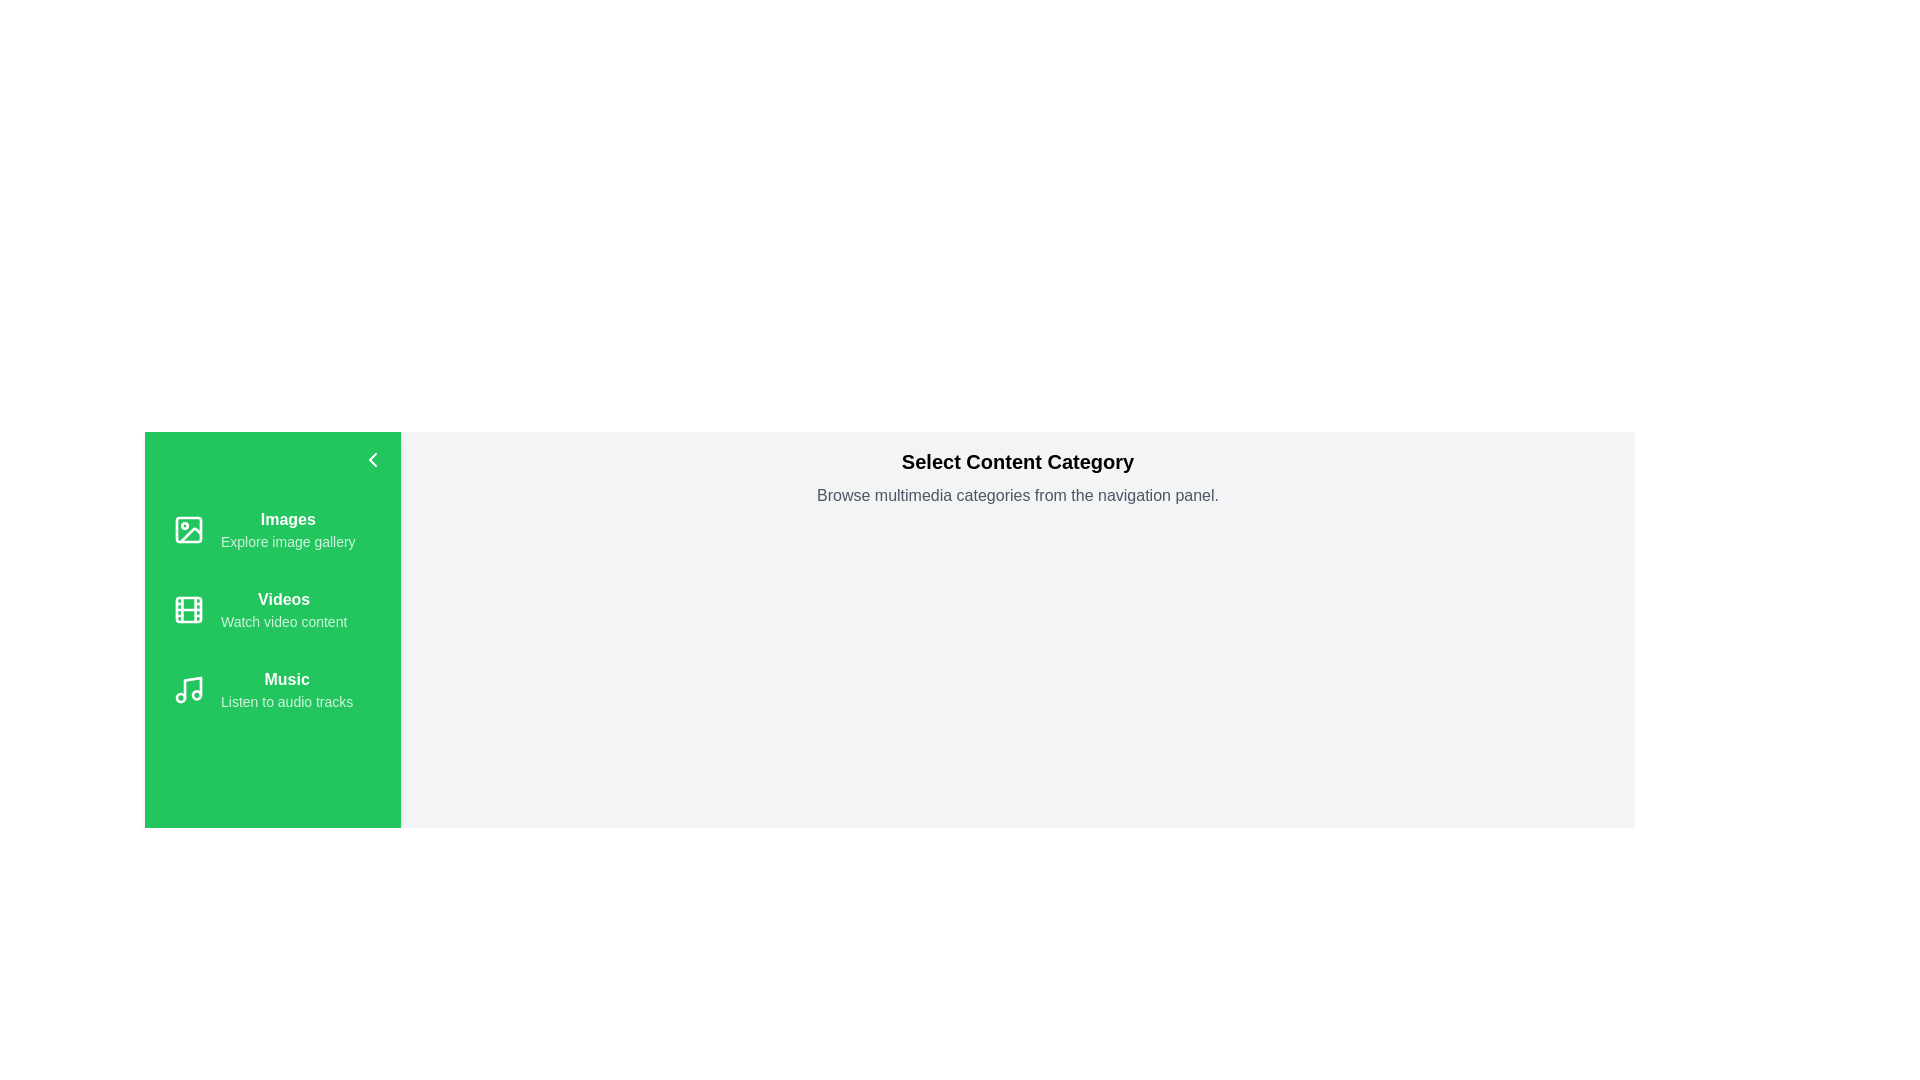 The width and height of the screenshot is (1920, 1080). I want to click on the category Videos to see its hover effect, so click(272, 608).